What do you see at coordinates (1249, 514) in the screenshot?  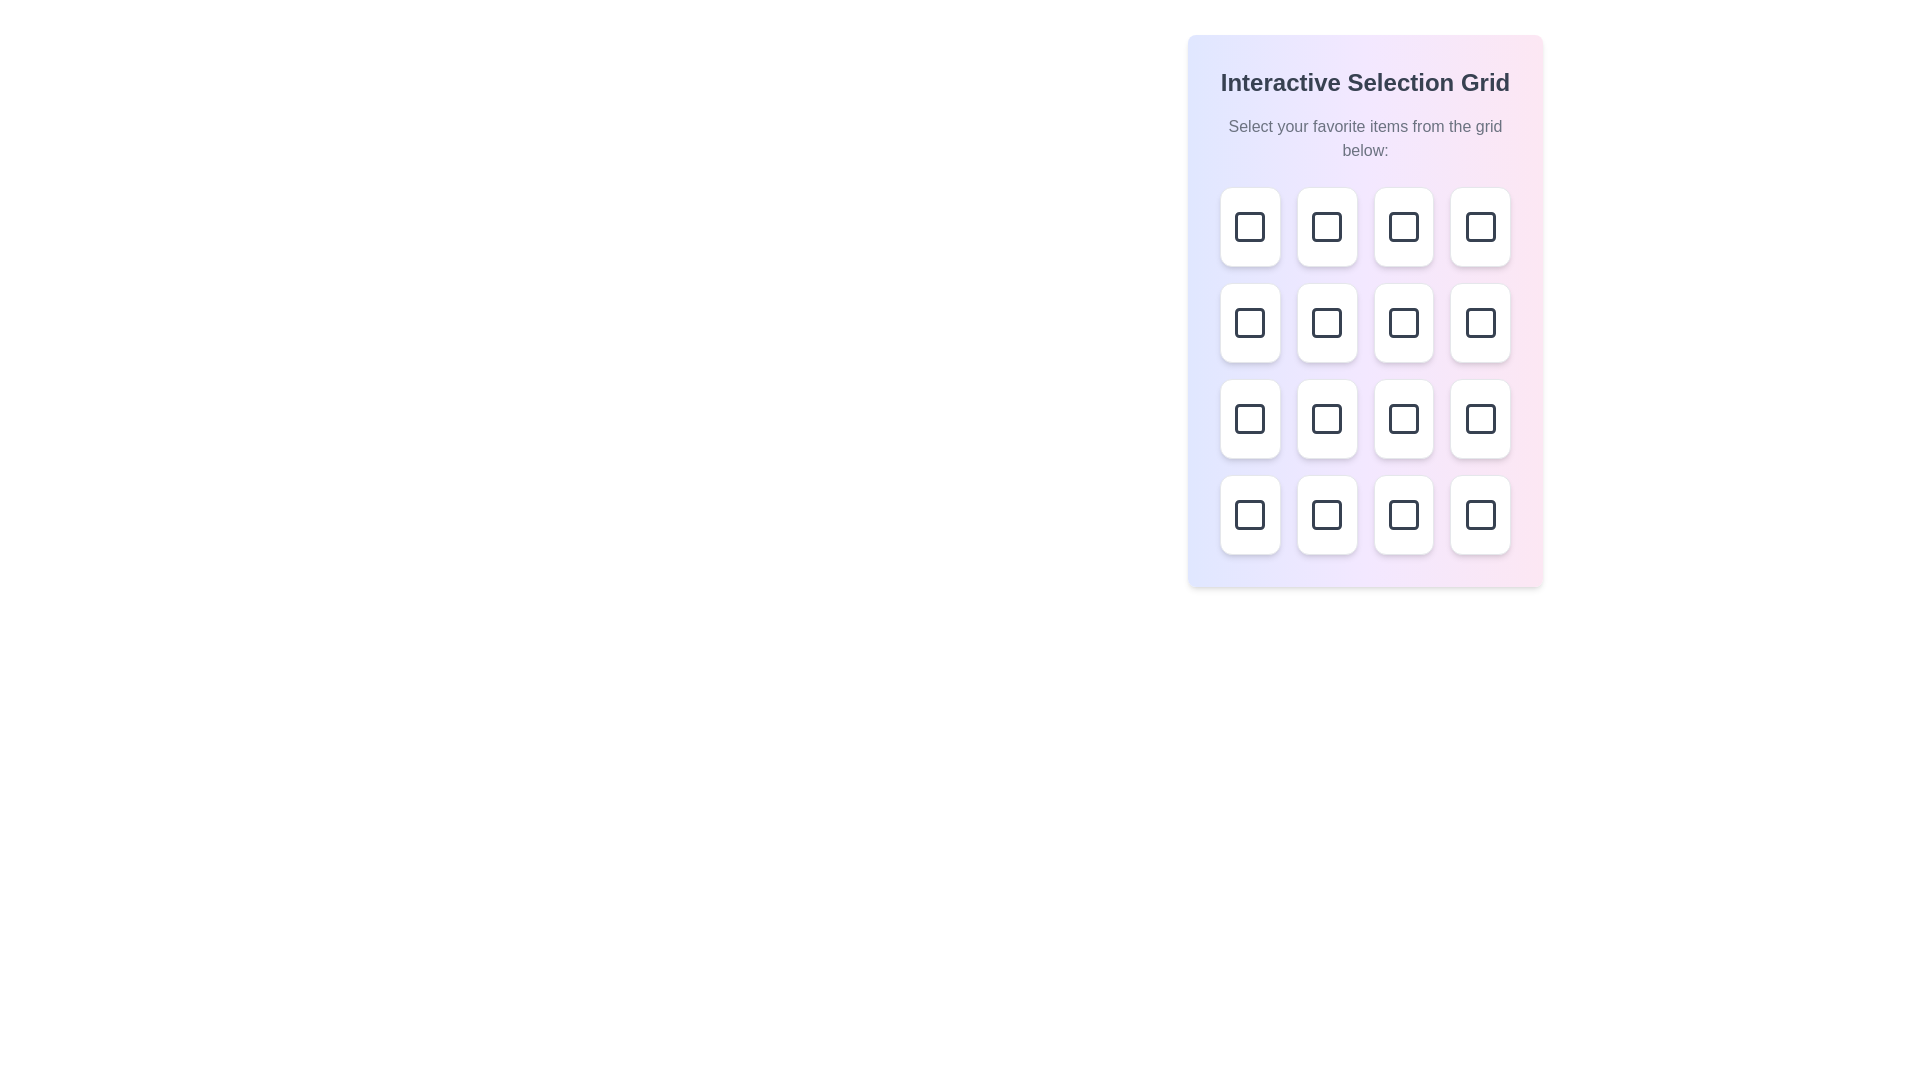 I see `the interactive button located in the bottom-left corner of the grid, which has a white background and a gray border` at bounding box center [1249, 514].